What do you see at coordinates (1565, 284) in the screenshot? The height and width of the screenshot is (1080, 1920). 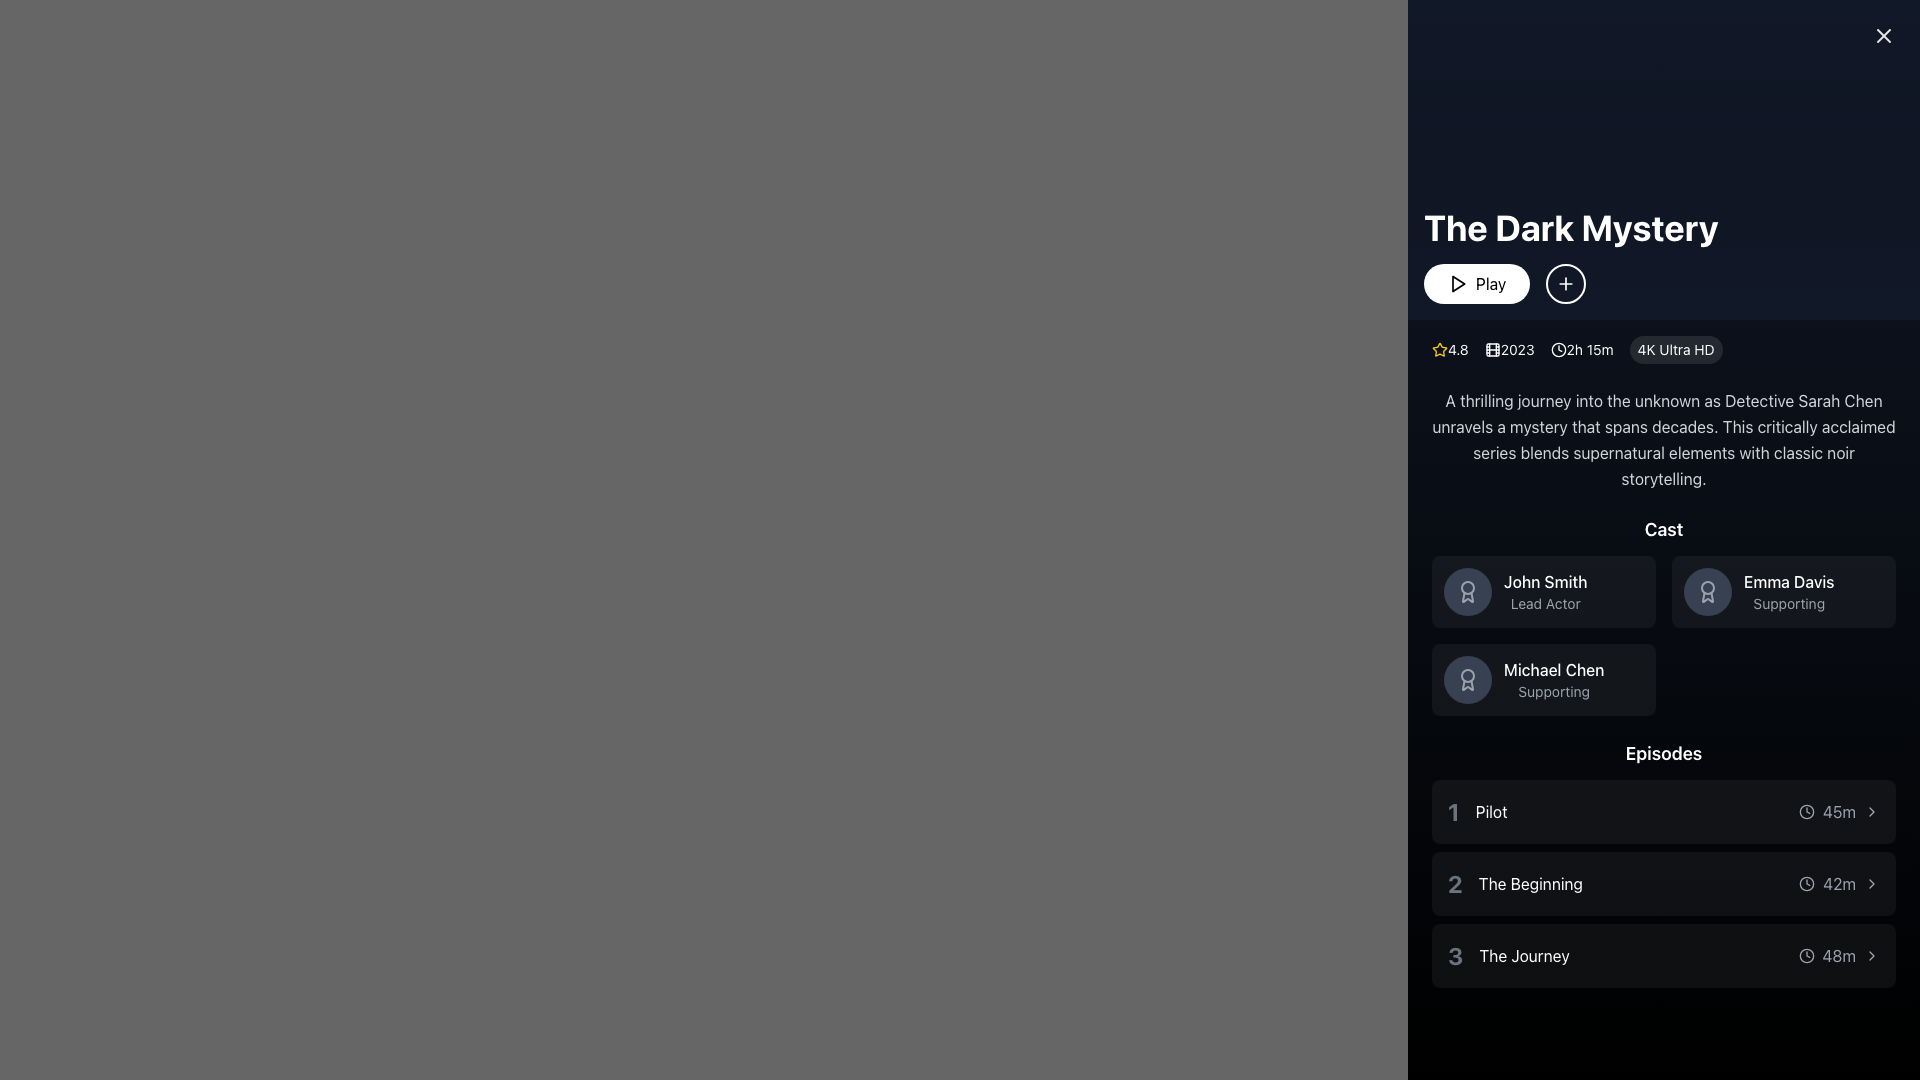 I see `the button located directly to the right of the 'Play' button, which adds the associated item to a favorites list or watchlist` at bounding box center [1565, 284].